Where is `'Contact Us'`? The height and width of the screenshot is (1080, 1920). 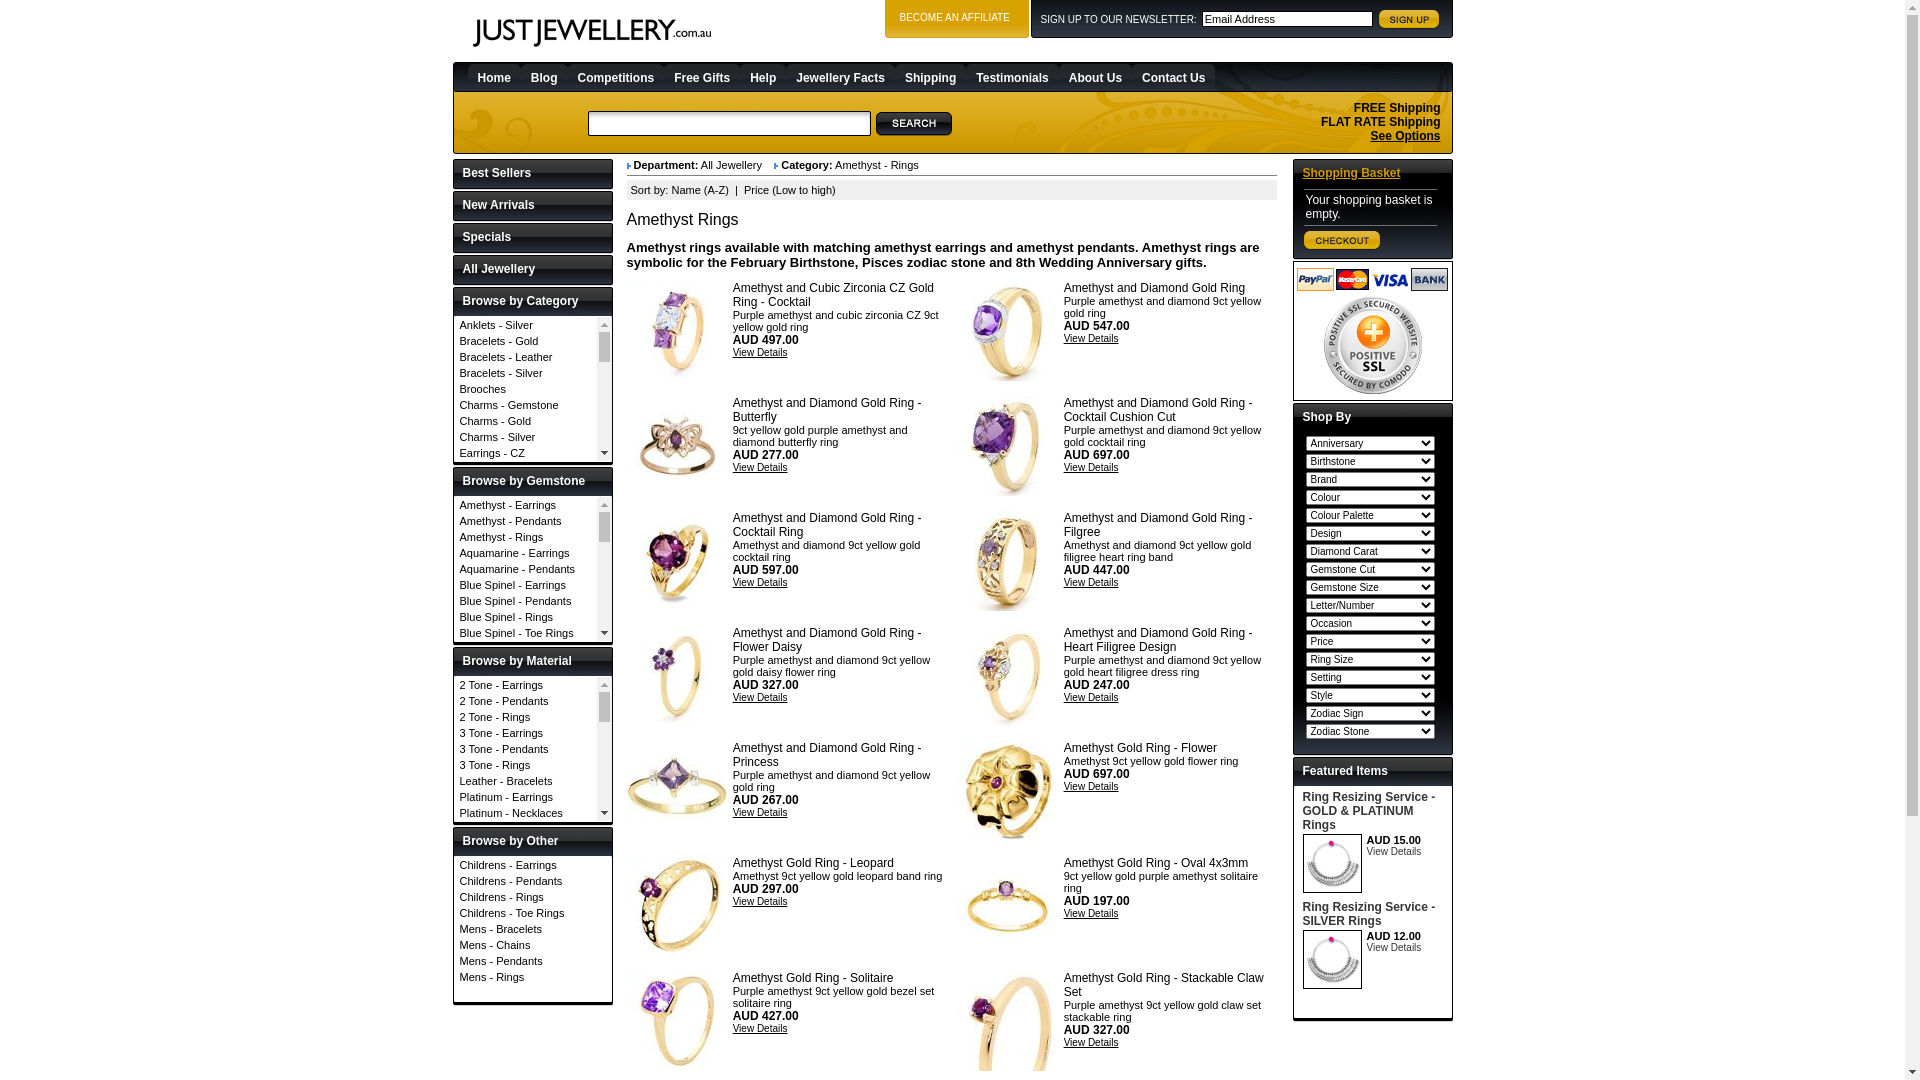
'Contact Us' is located at coordinates (1132, 76).